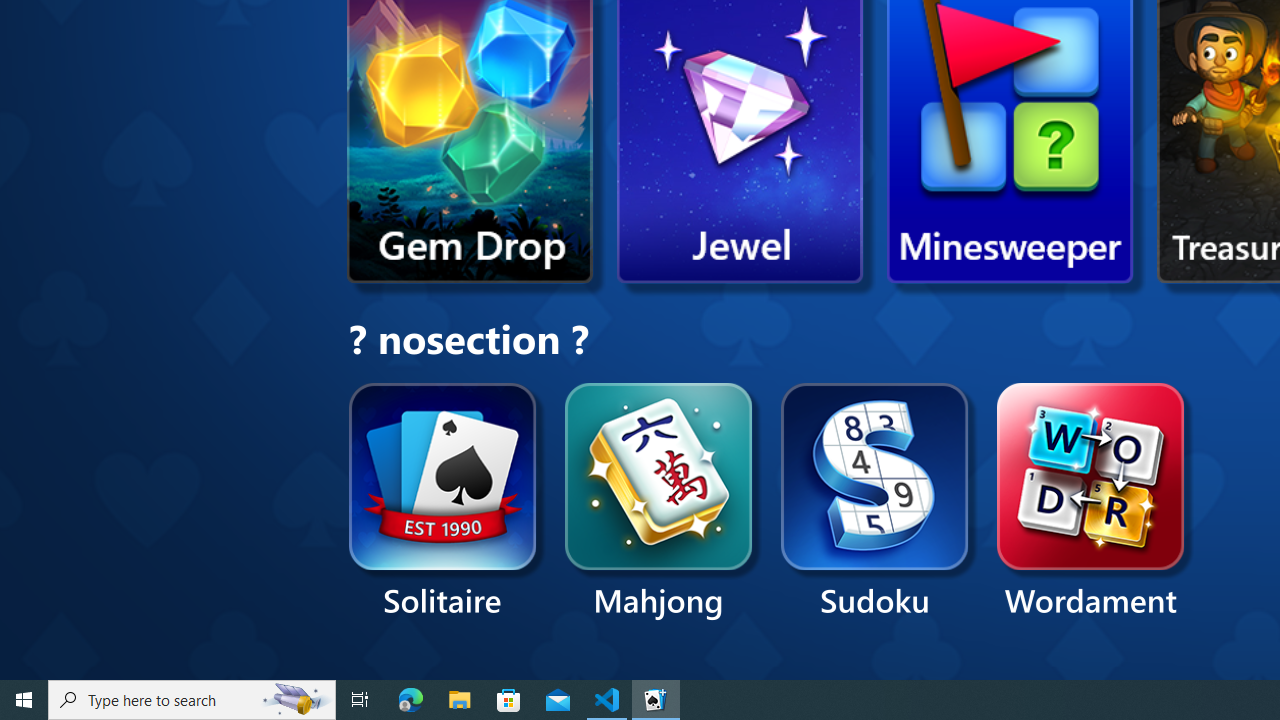  What do you see at coordinates (1089, 501) in the screenshot?
I see `'Wordament'` at bounding box center [1089, 501].